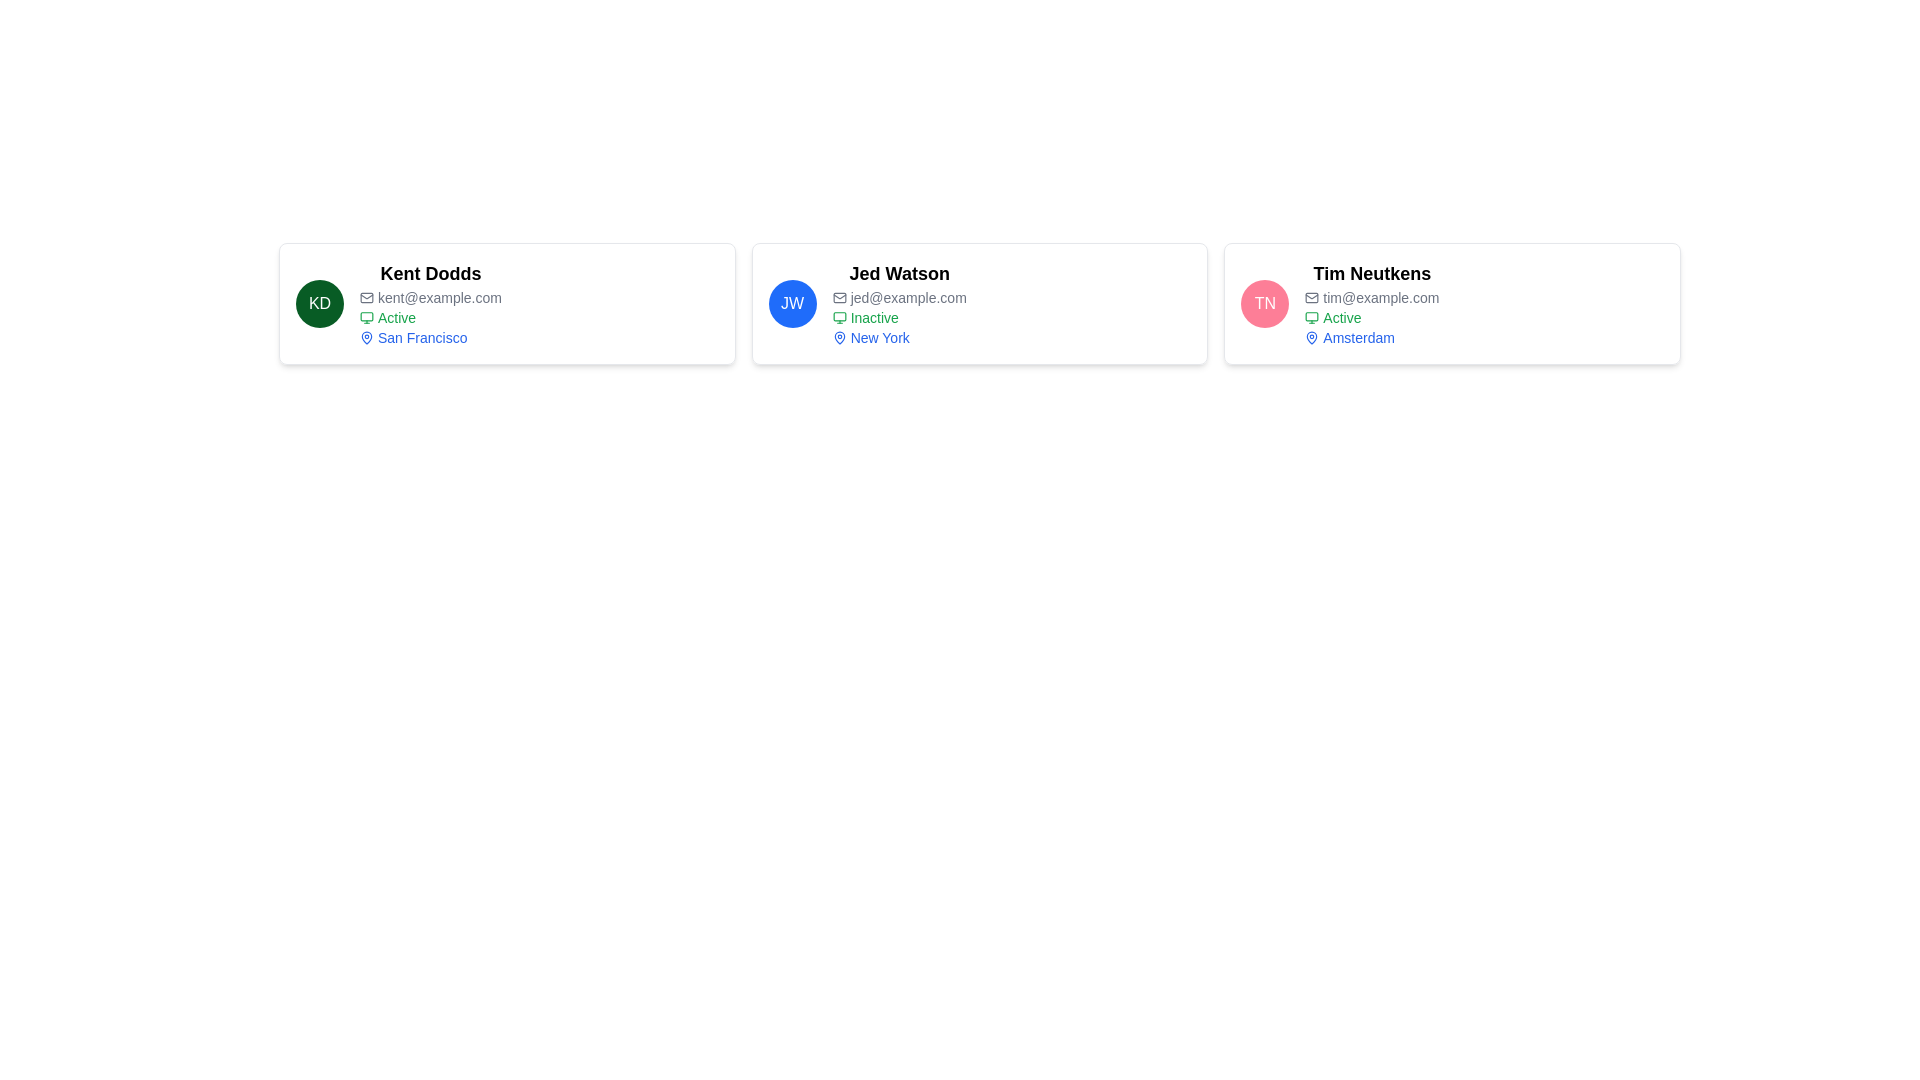 The image size is (1920, 1080). What do you see at coordinates (839, 316) in the screenshot?
I see `the status icon indicating 'Inactive' within the middle card of the horizontal list, positioned adjacent to the text` at bounding box center [839, 316].